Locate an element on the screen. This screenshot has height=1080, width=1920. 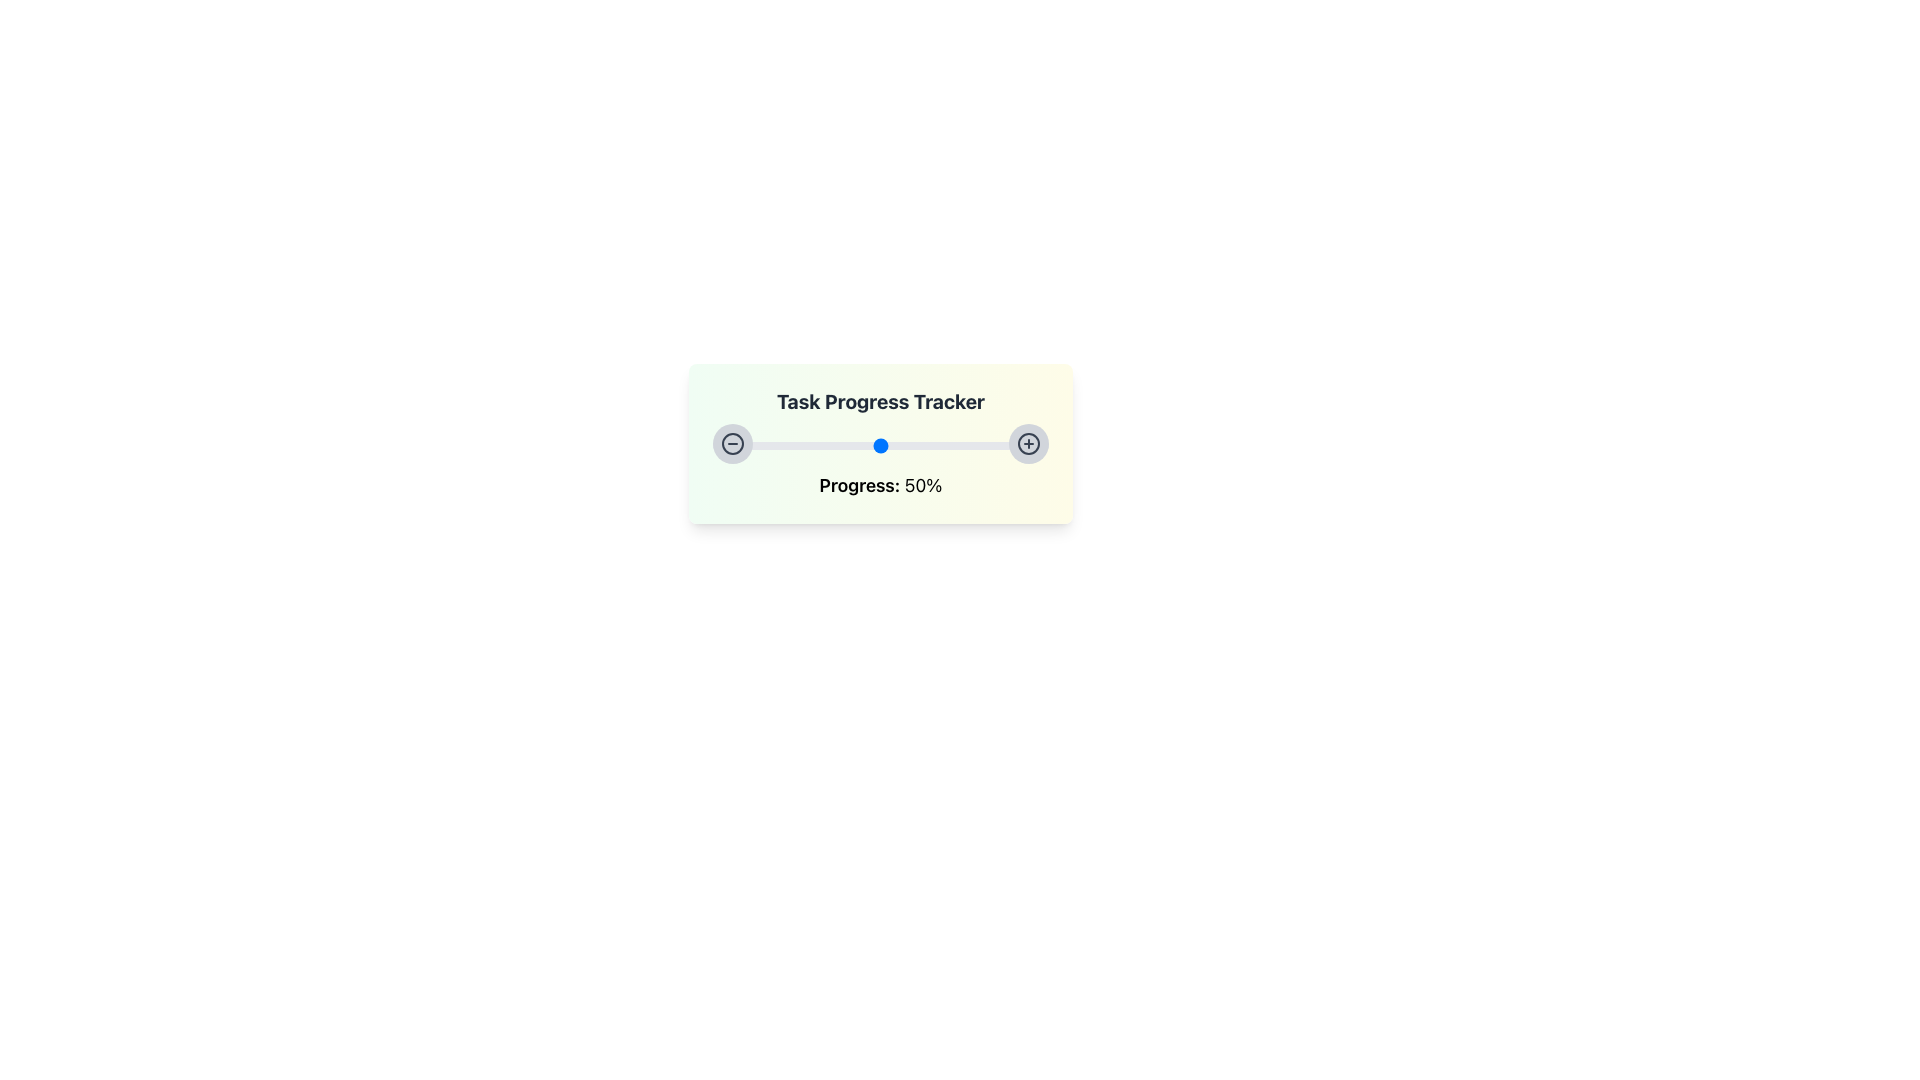
the slider is located at coordinates (1044, 445).